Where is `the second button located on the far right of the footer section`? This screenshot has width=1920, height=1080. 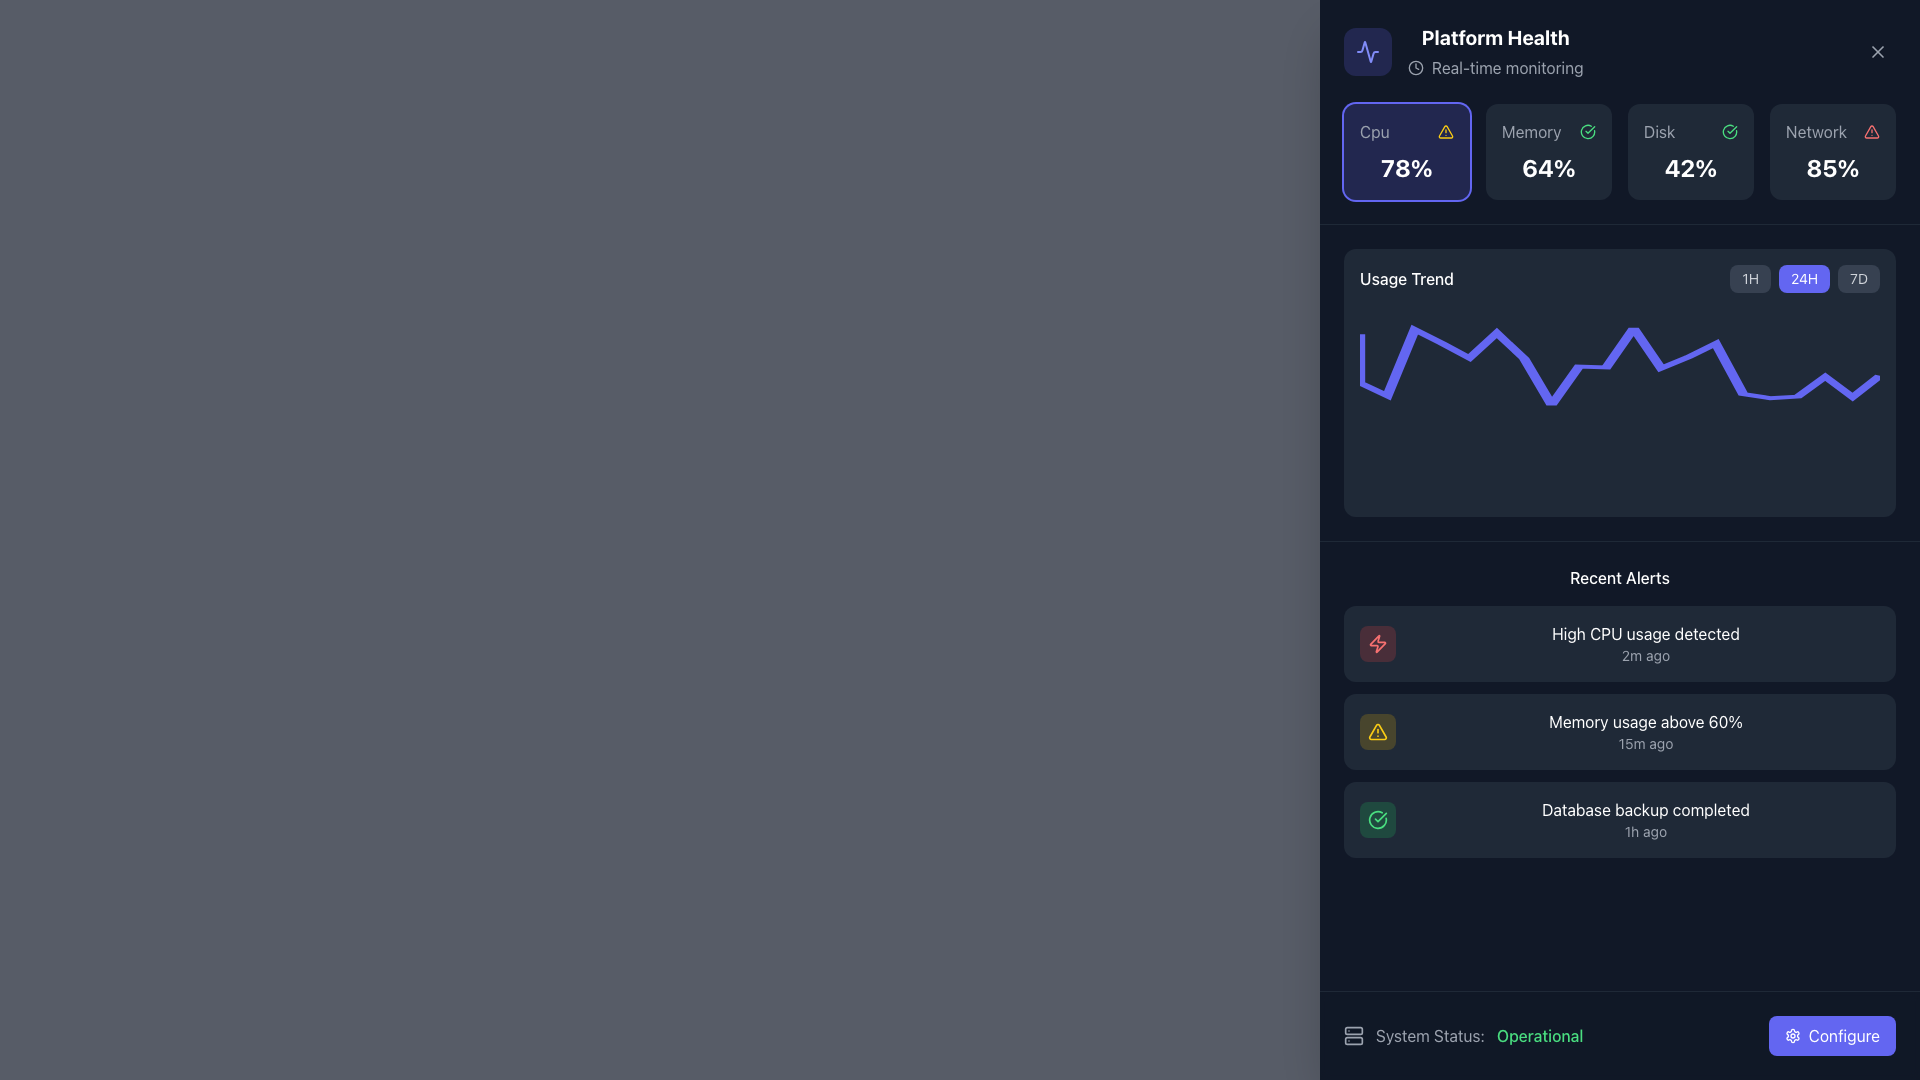 the second button located on the far right of the footer section is located at coordinates (1832, 1035).